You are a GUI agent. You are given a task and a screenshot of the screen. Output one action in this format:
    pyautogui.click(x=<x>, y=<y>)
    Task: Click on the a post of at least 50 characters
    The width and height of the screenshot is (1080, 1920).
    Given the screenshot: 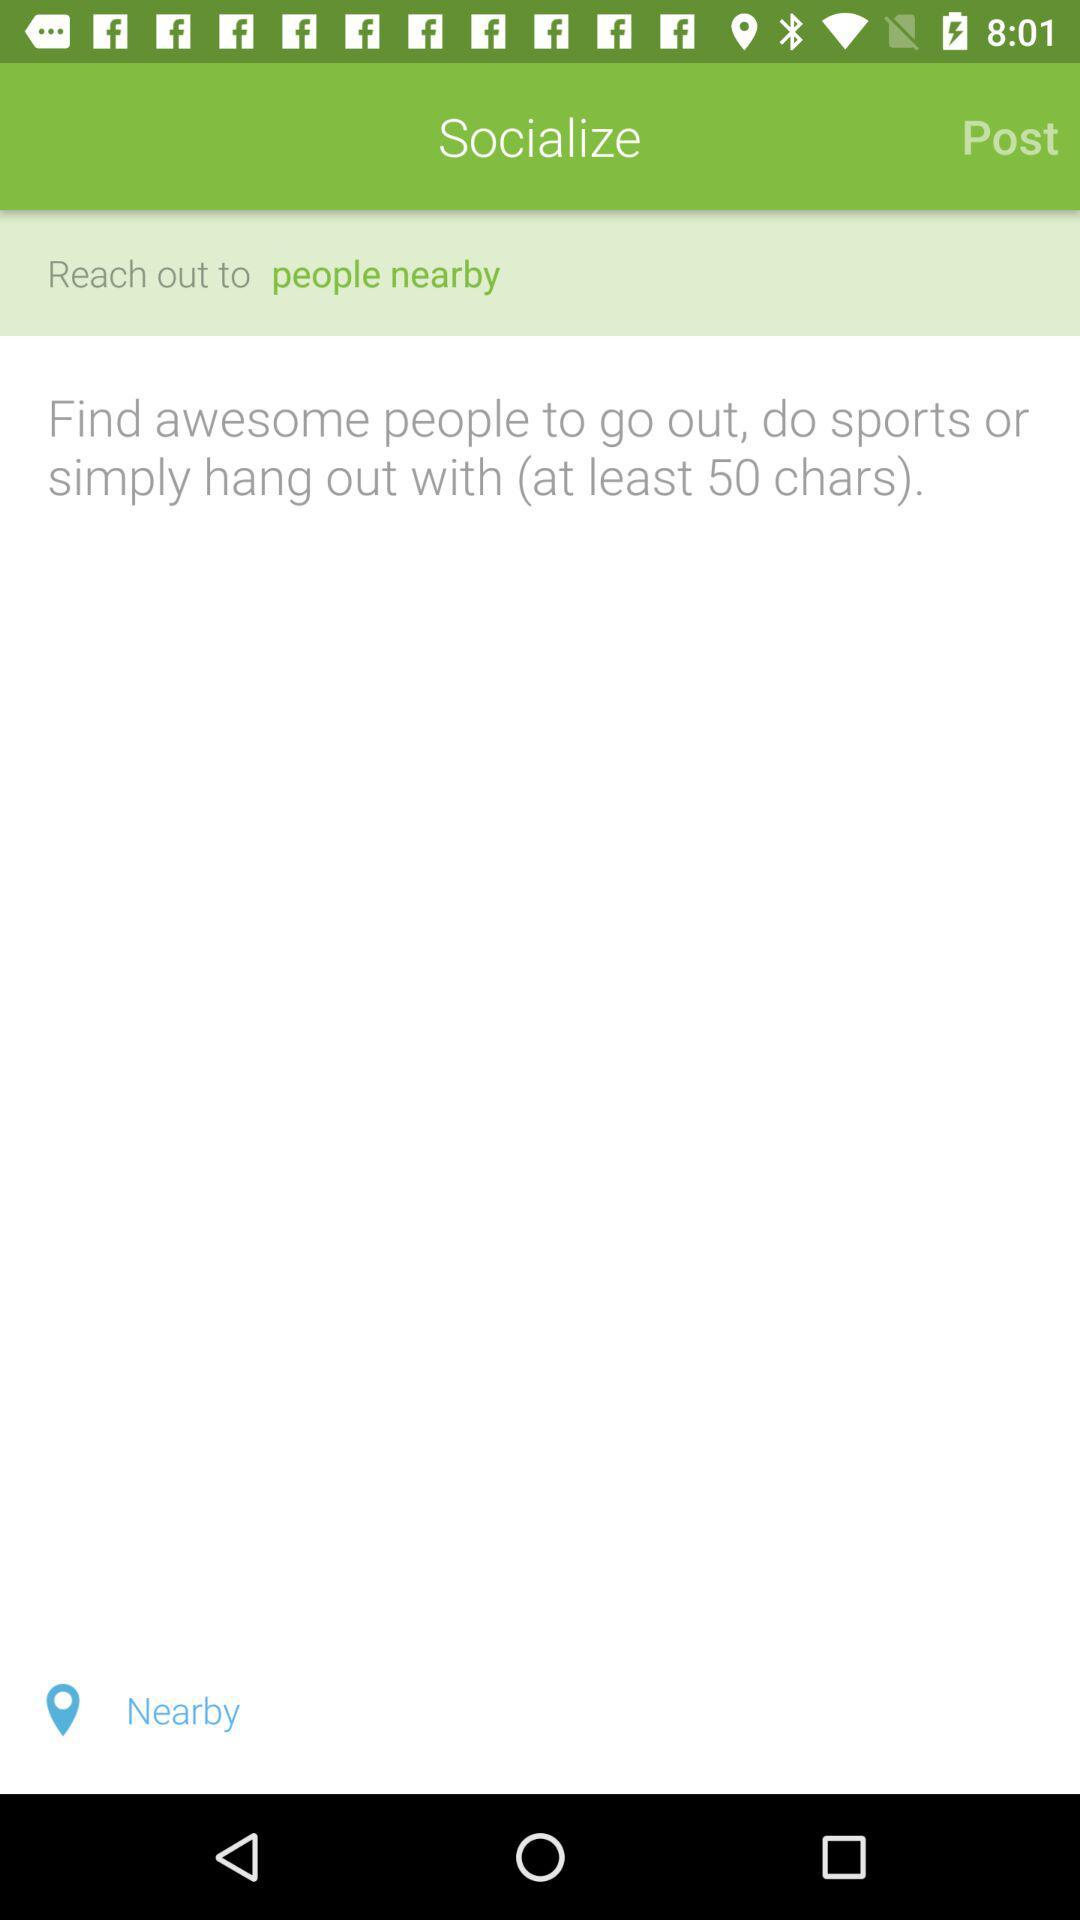 What is the action you would take?
    pyautogui.click(x=540, y=980)
    